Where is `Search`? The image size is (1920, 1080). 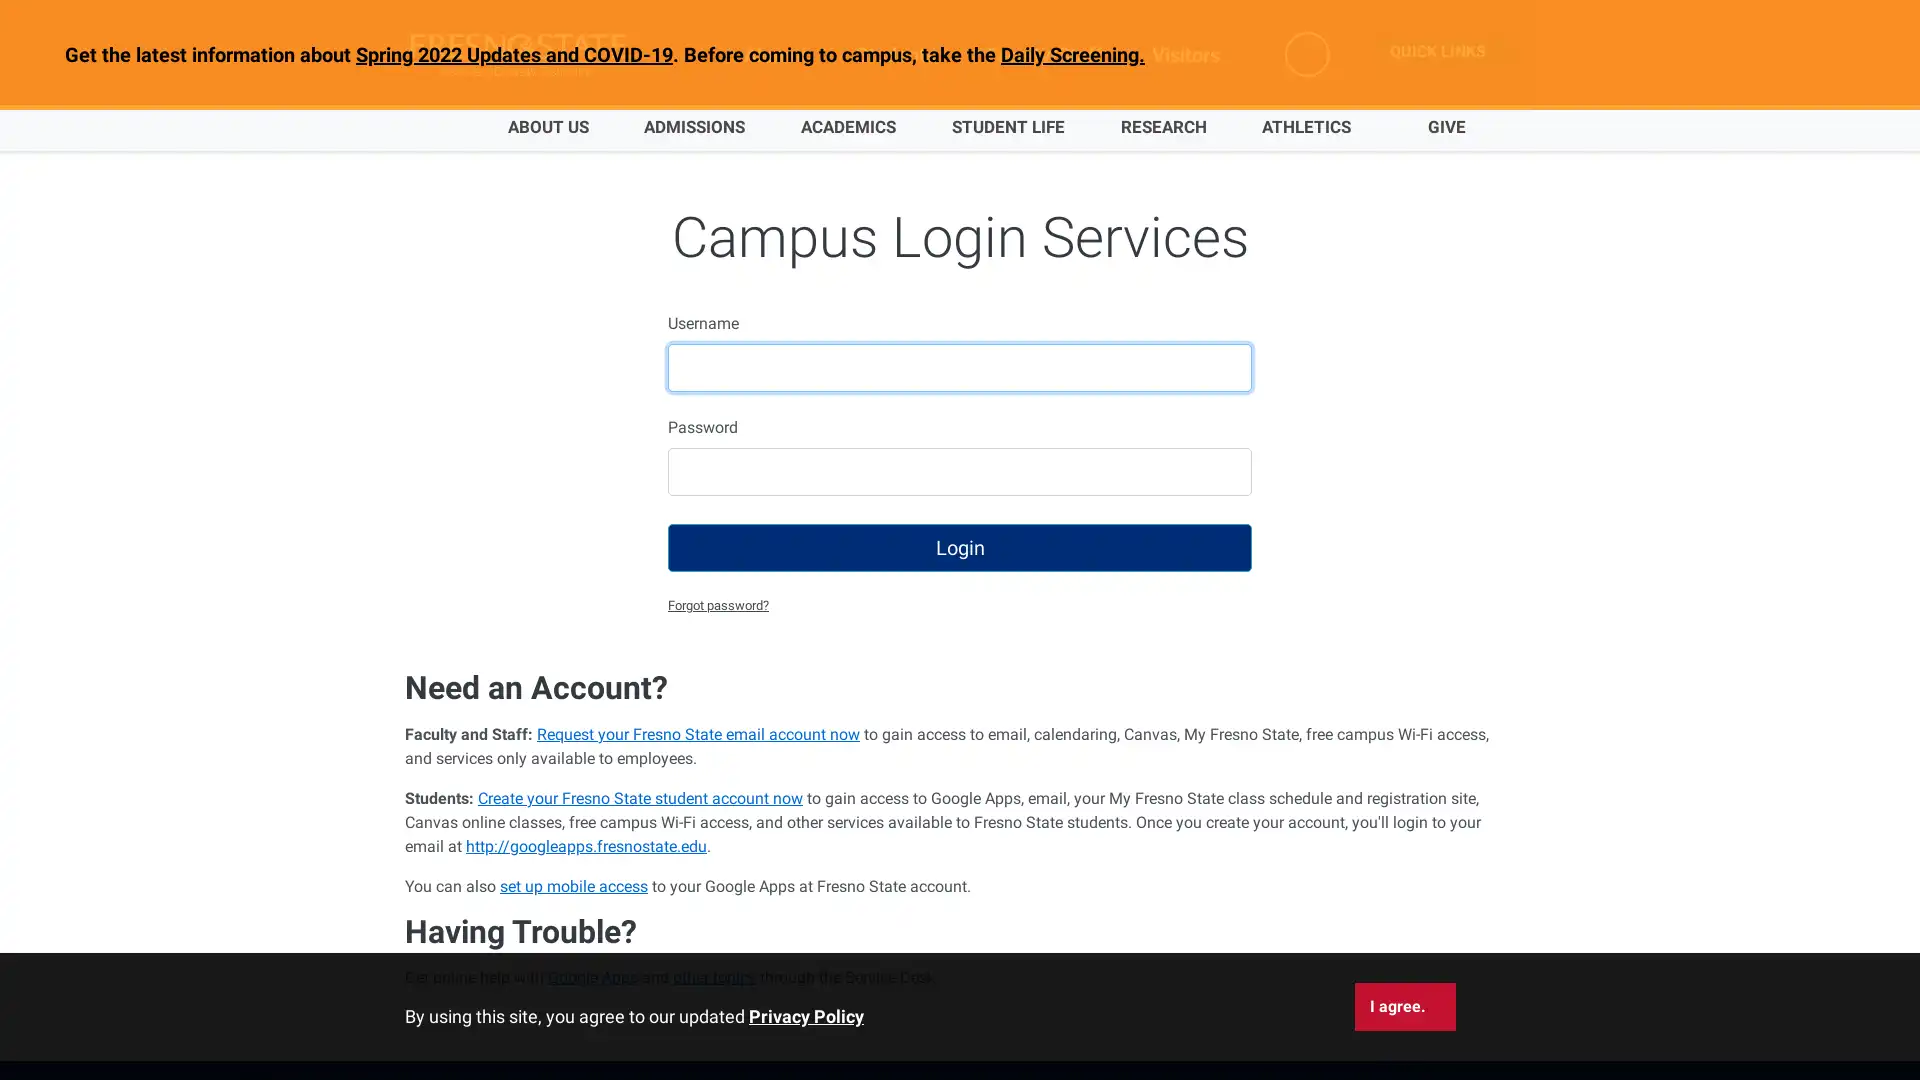
Search is located at coordinates (1309, 53).